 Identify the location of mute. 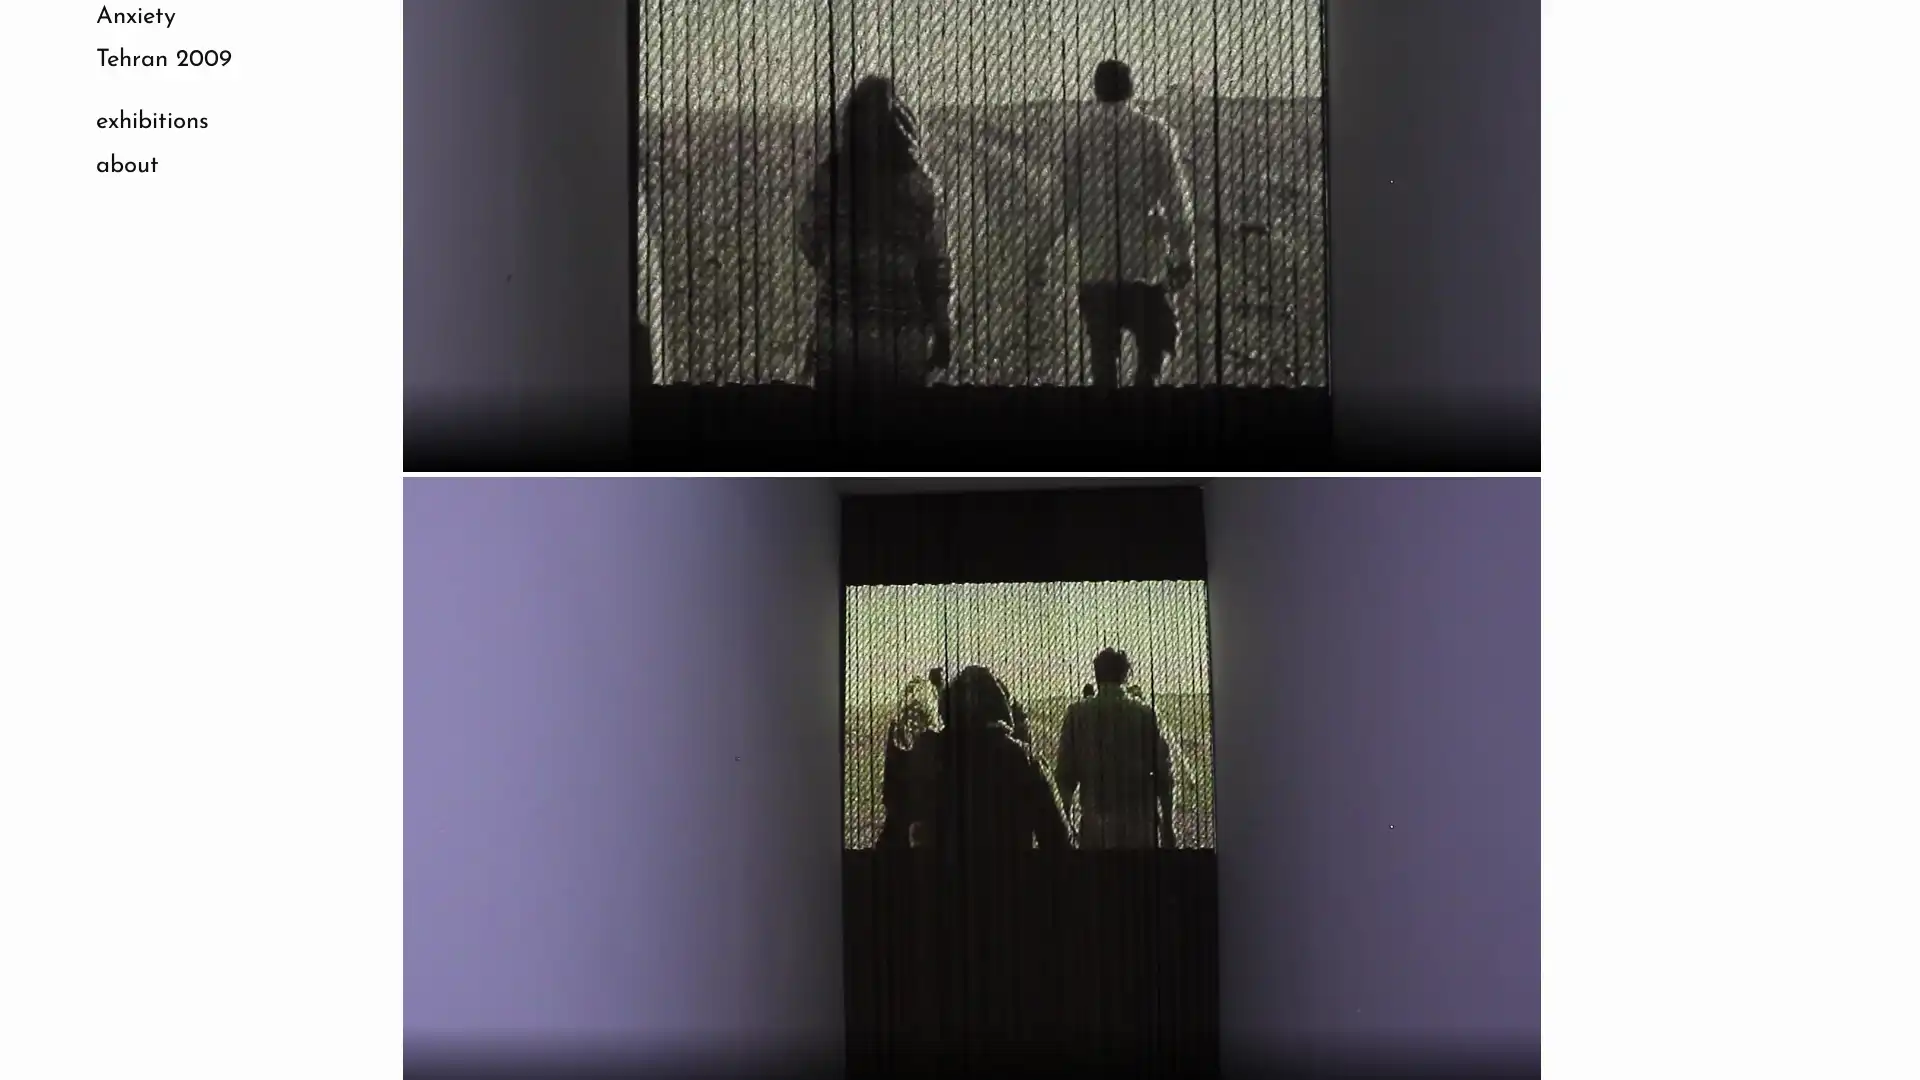
(1419, 422).